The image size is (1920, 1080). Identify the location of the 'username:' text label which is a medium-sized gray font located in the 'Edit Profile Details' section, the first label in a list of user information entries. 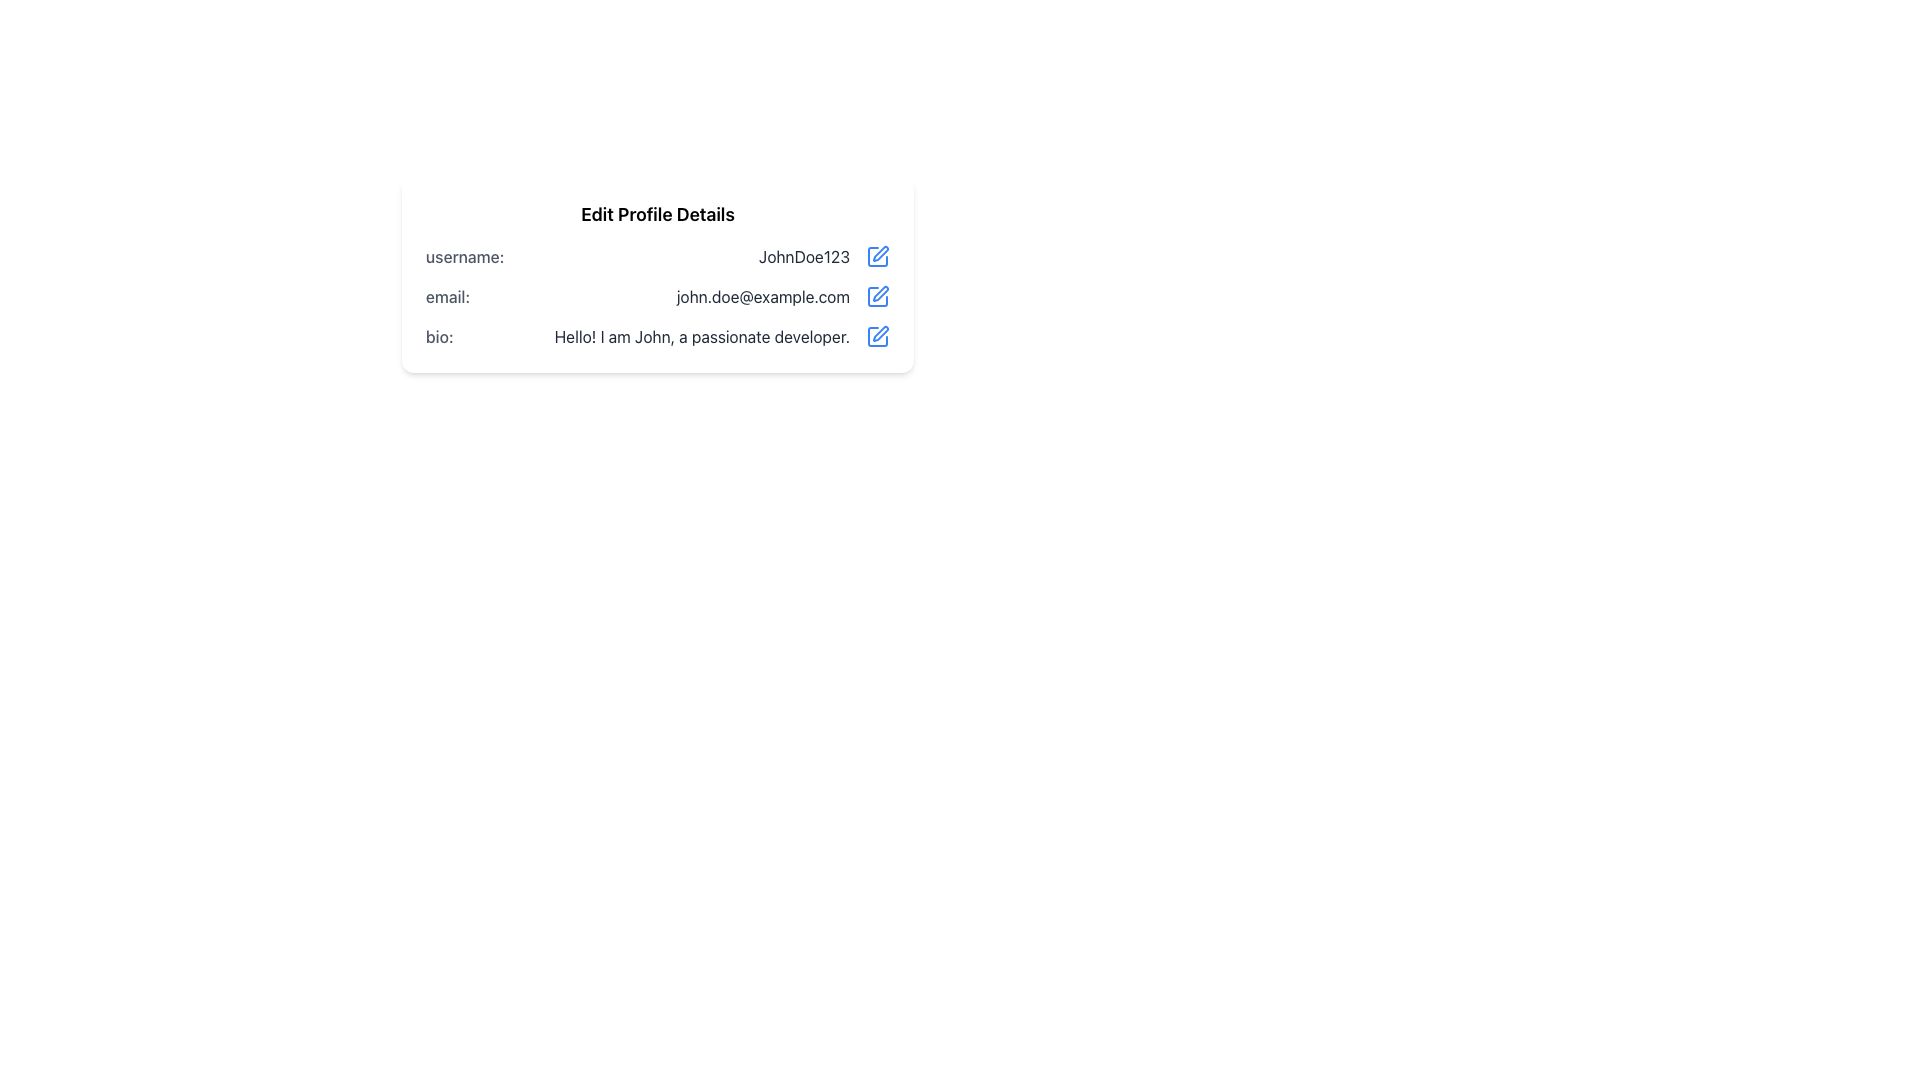
(464, 256).